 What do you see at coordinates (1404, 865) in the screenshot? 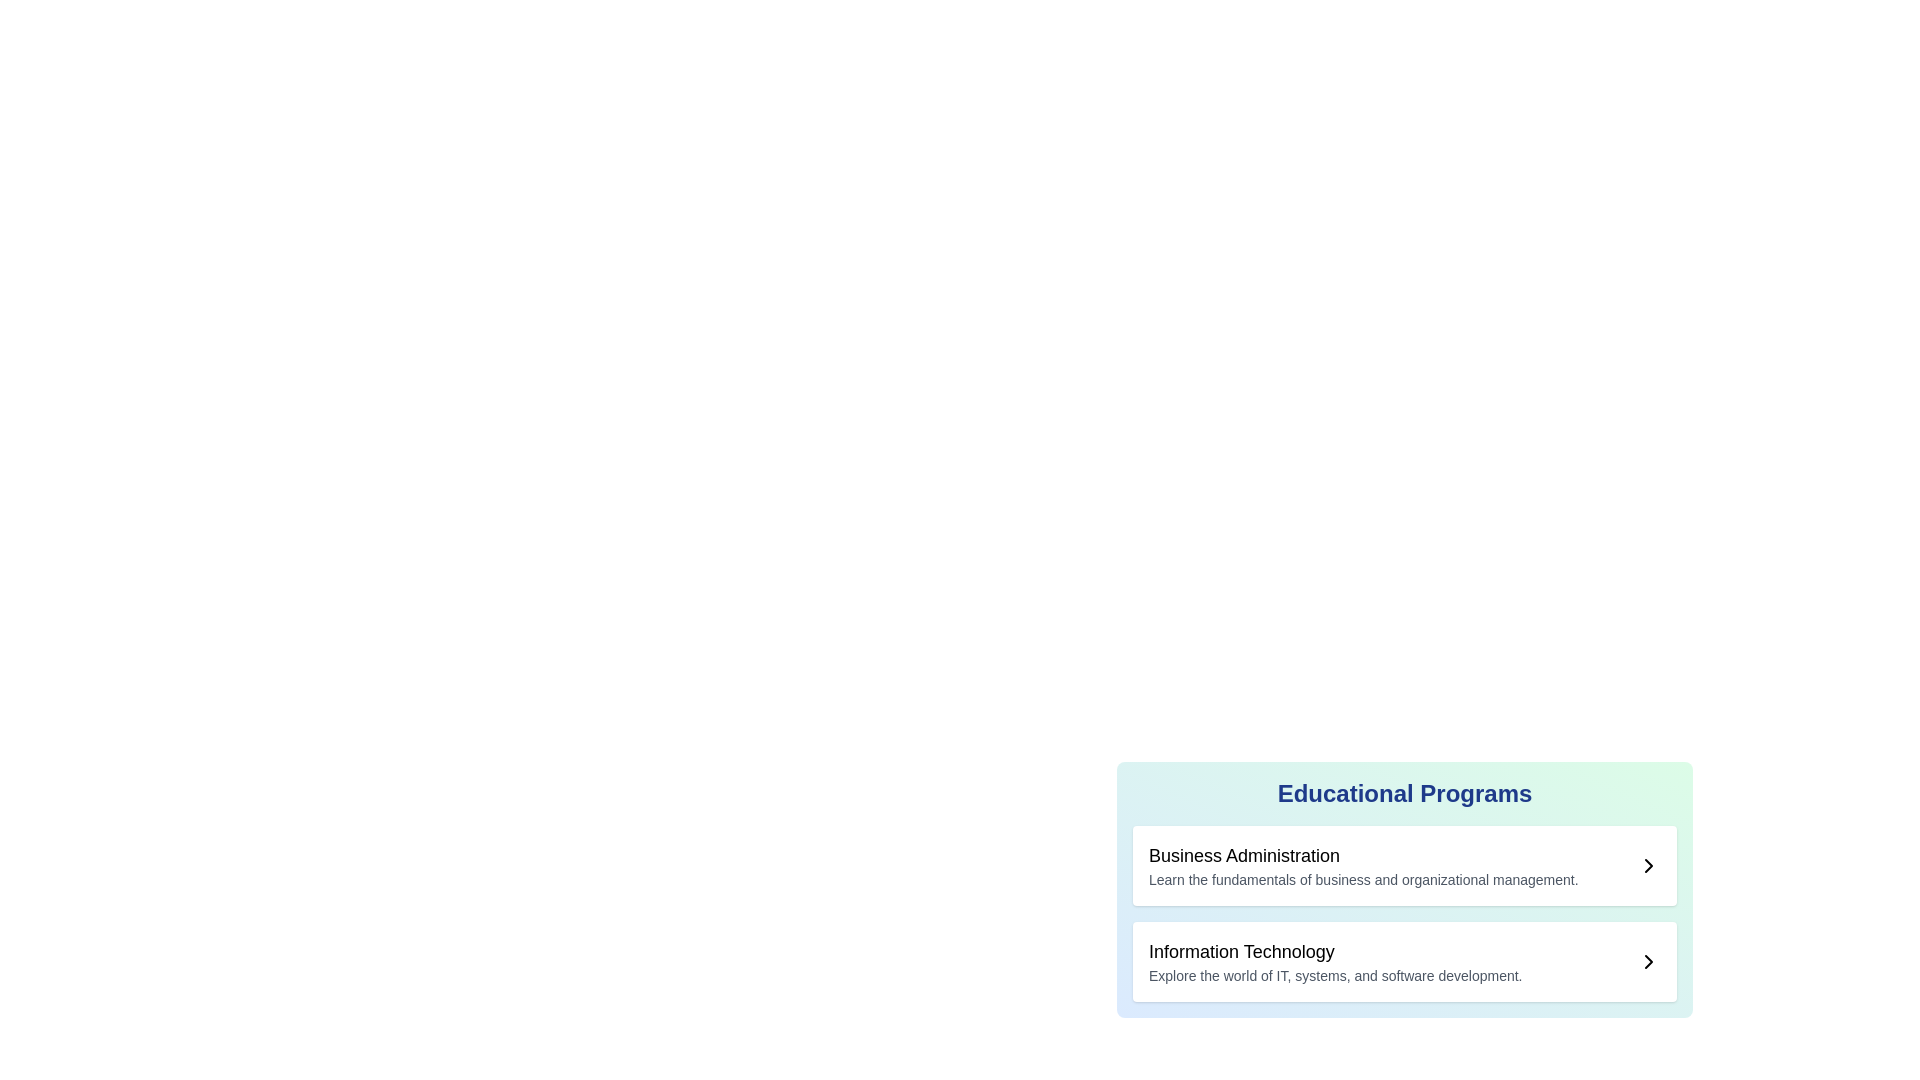
I see `the first list item that provides information about the 'Business Administration' educational program` at bounding box center [1404, 865].